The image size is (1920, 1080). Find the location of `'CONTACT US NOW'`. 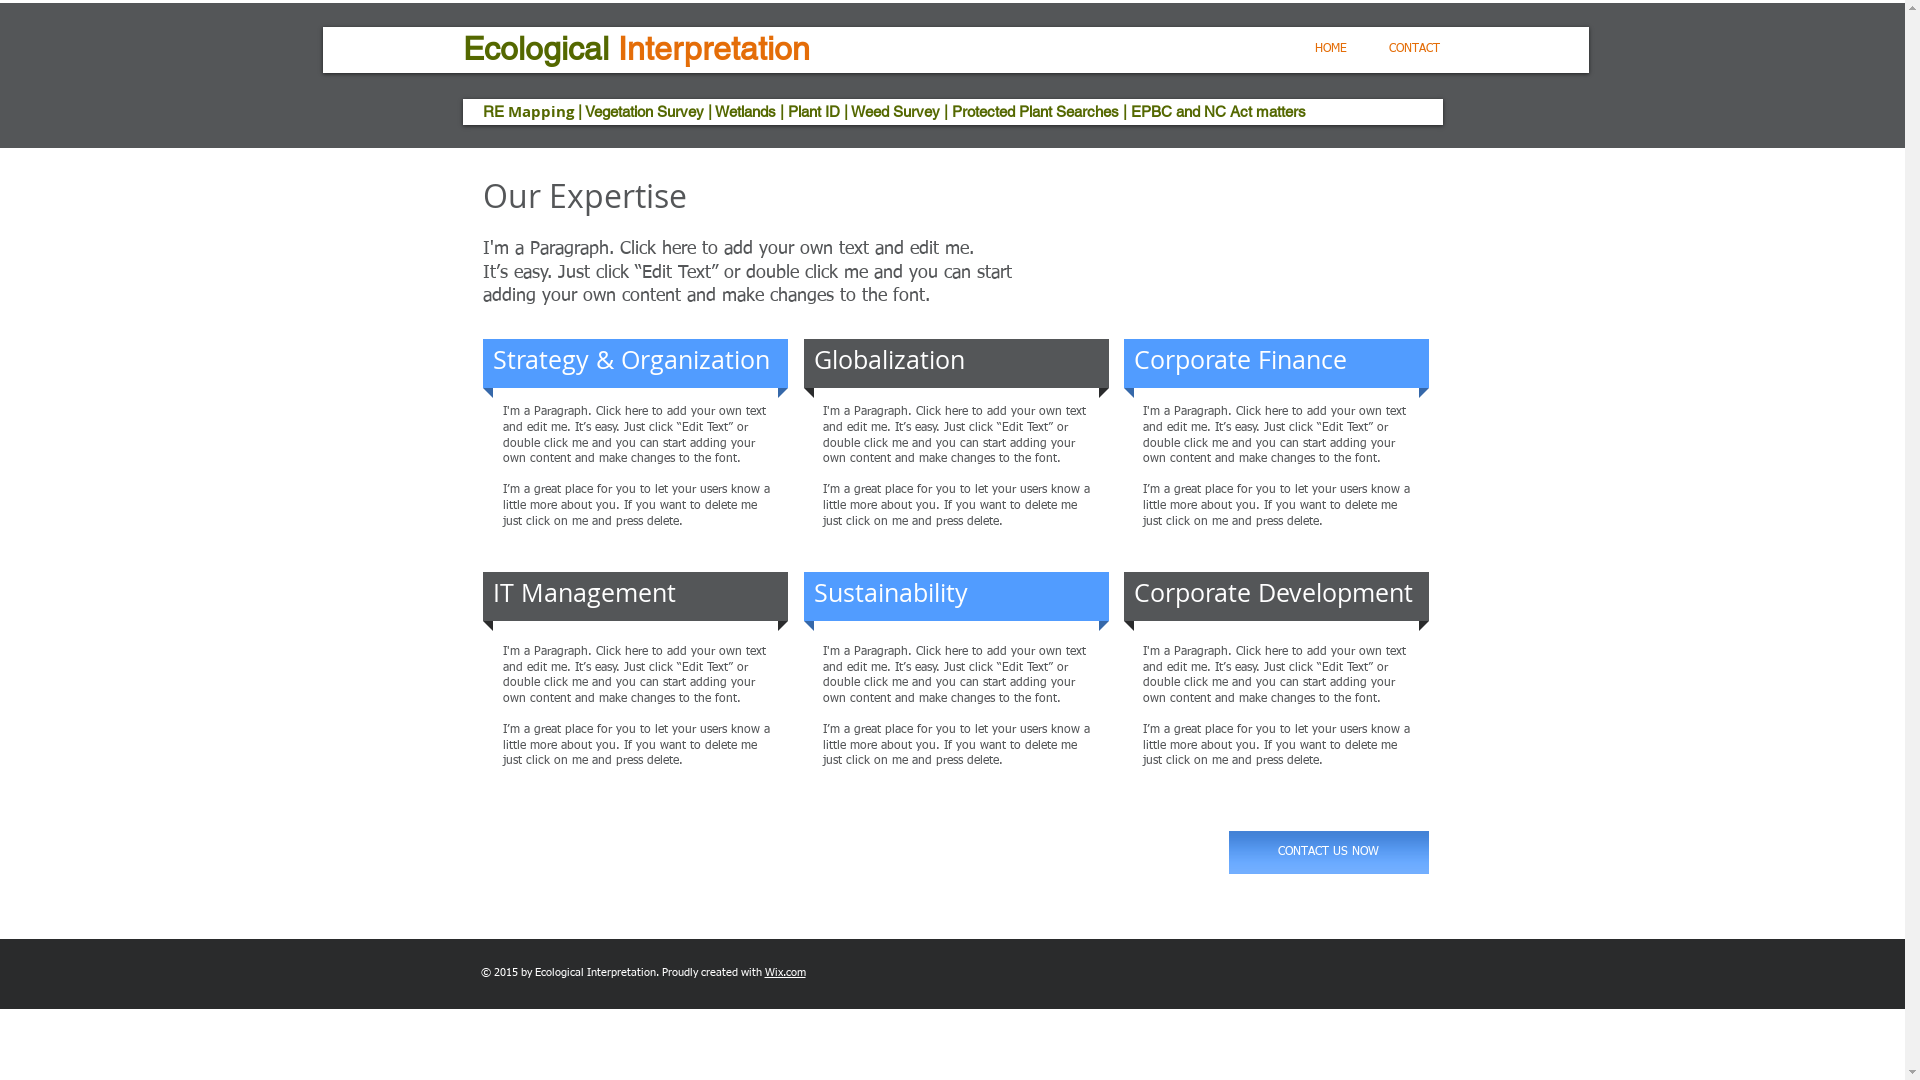

'CONTACT US NOW' is located at coordinates (1328, 852).